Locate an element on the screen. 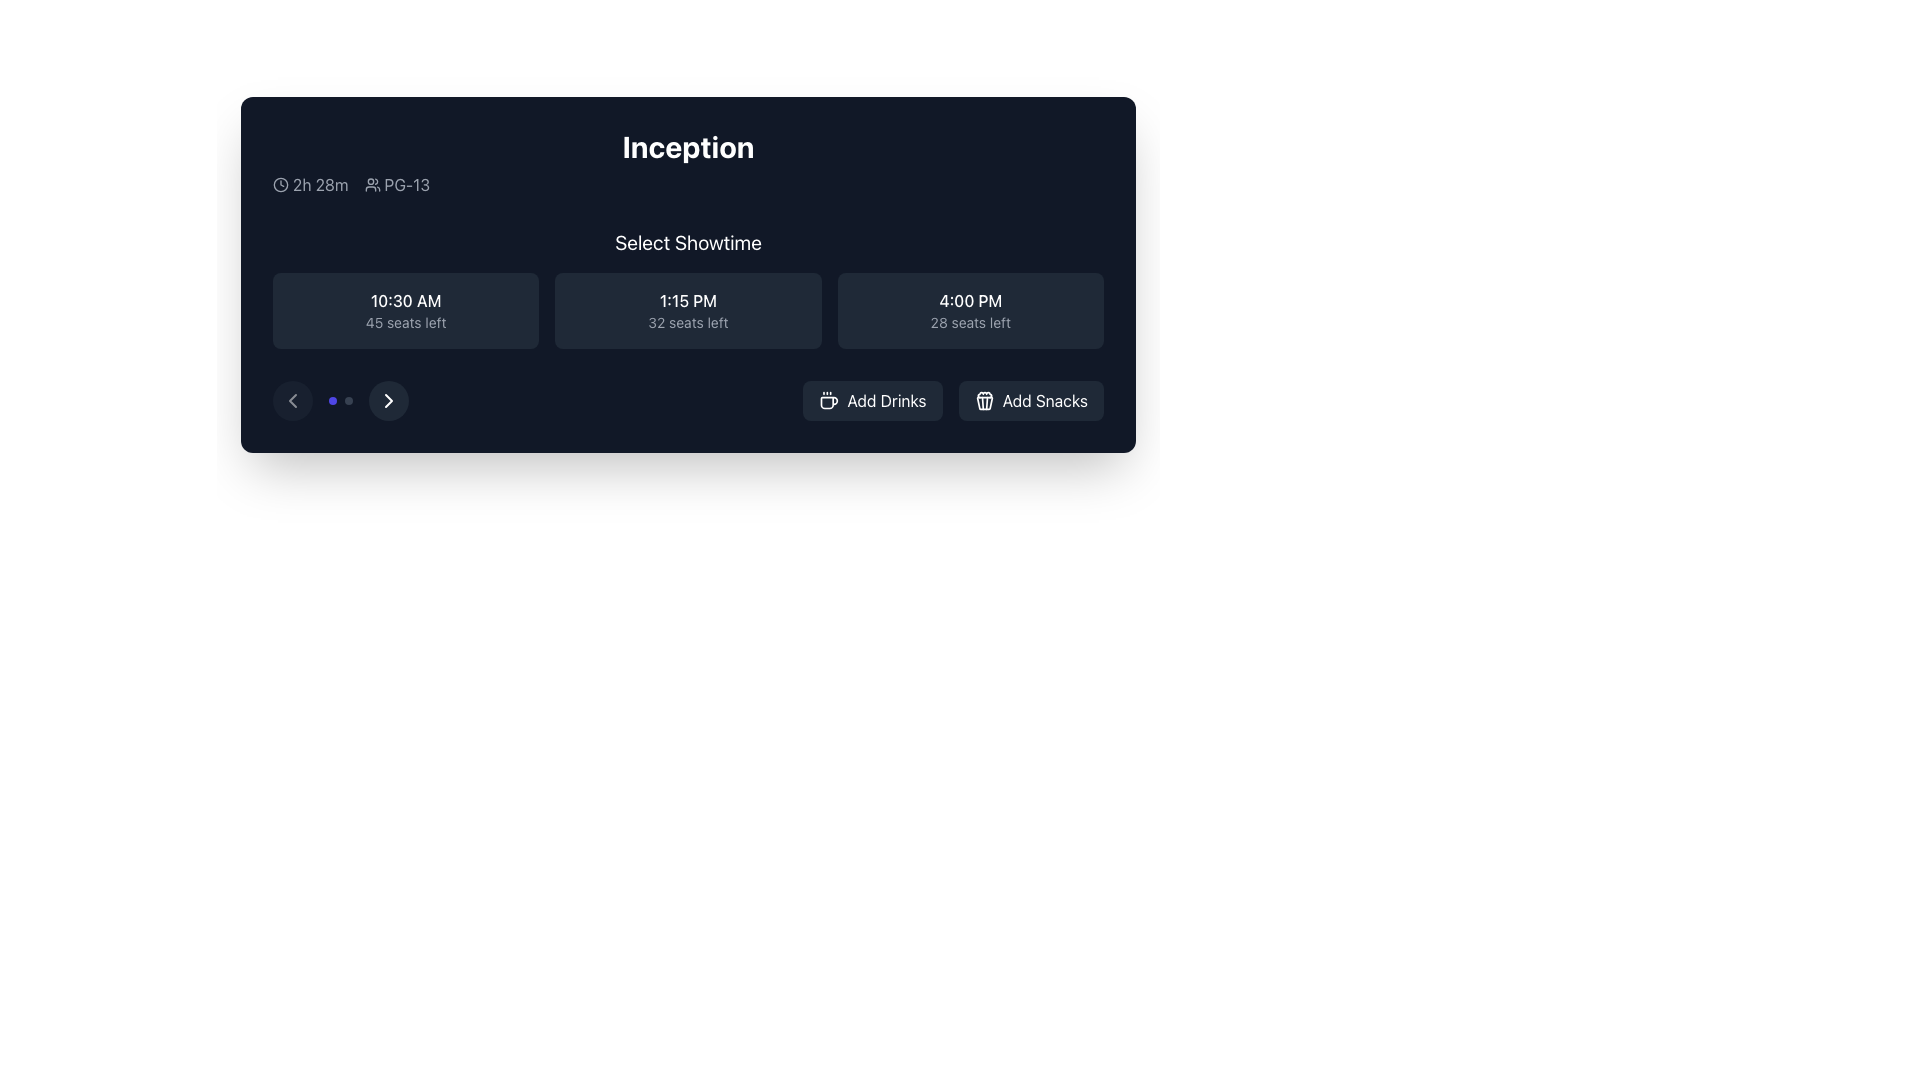 Image resolution: width=1920 pixels, height=1080 pixels. the text label displaying '45 seats left' located below the time '10:30 AM' within a rounded, dark-colored button is located at coordinates (405, 322).